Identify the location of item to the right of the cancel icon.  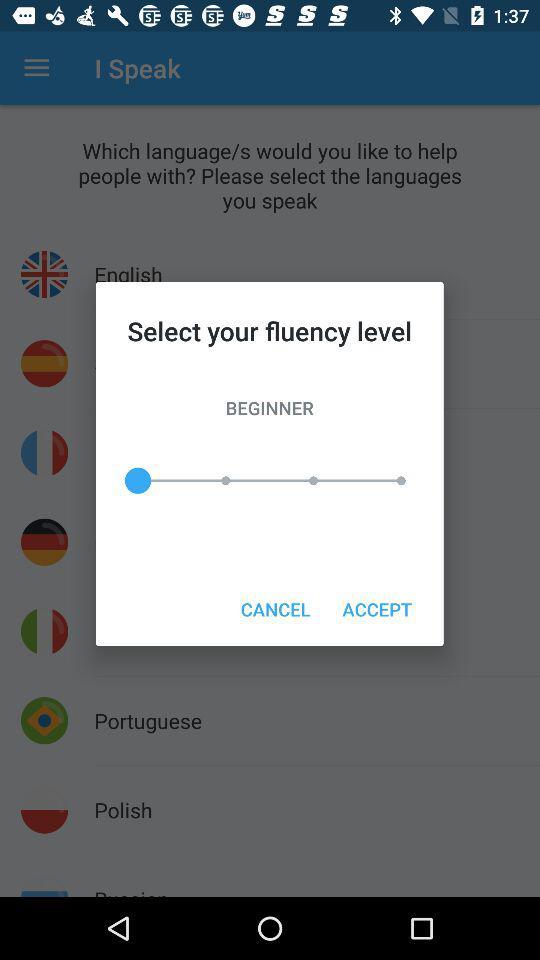
(377, 608).